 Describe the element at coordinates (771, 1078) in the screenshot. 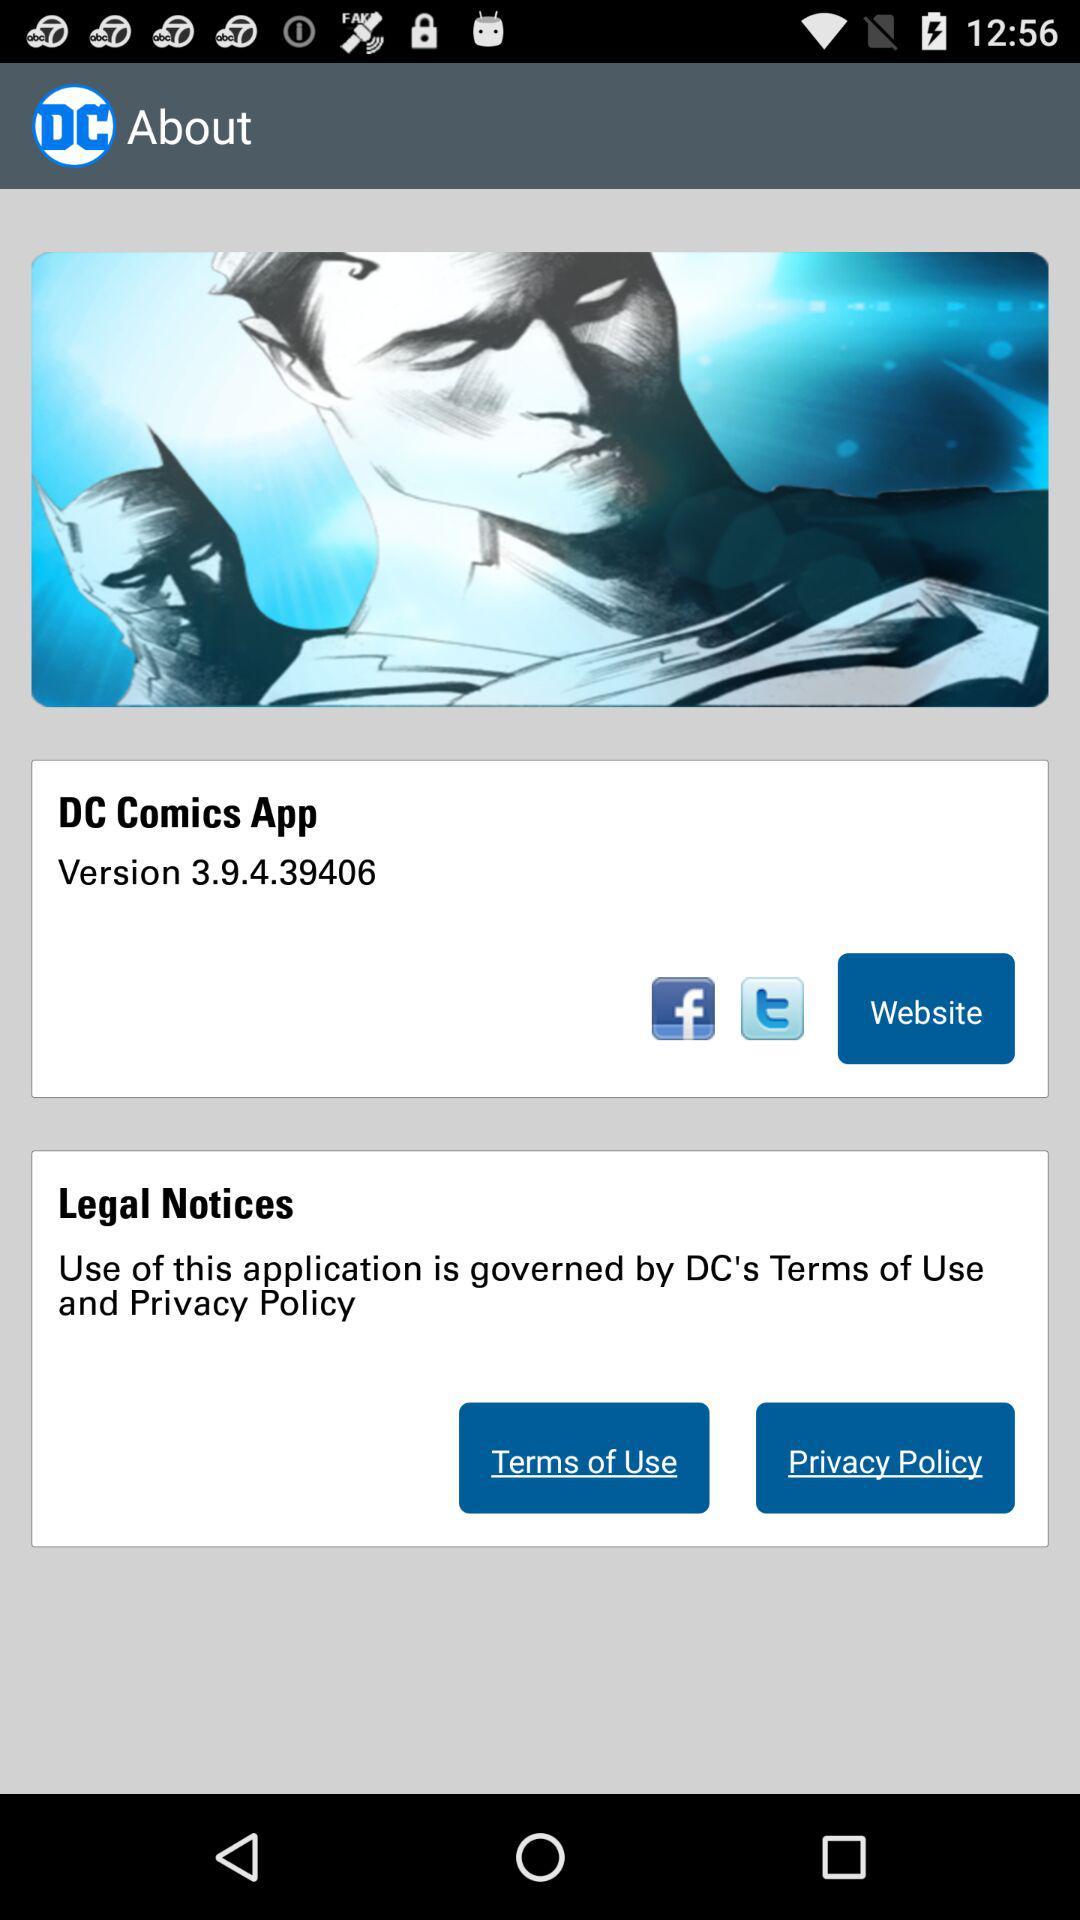

I see `the twitter icon` at that location.